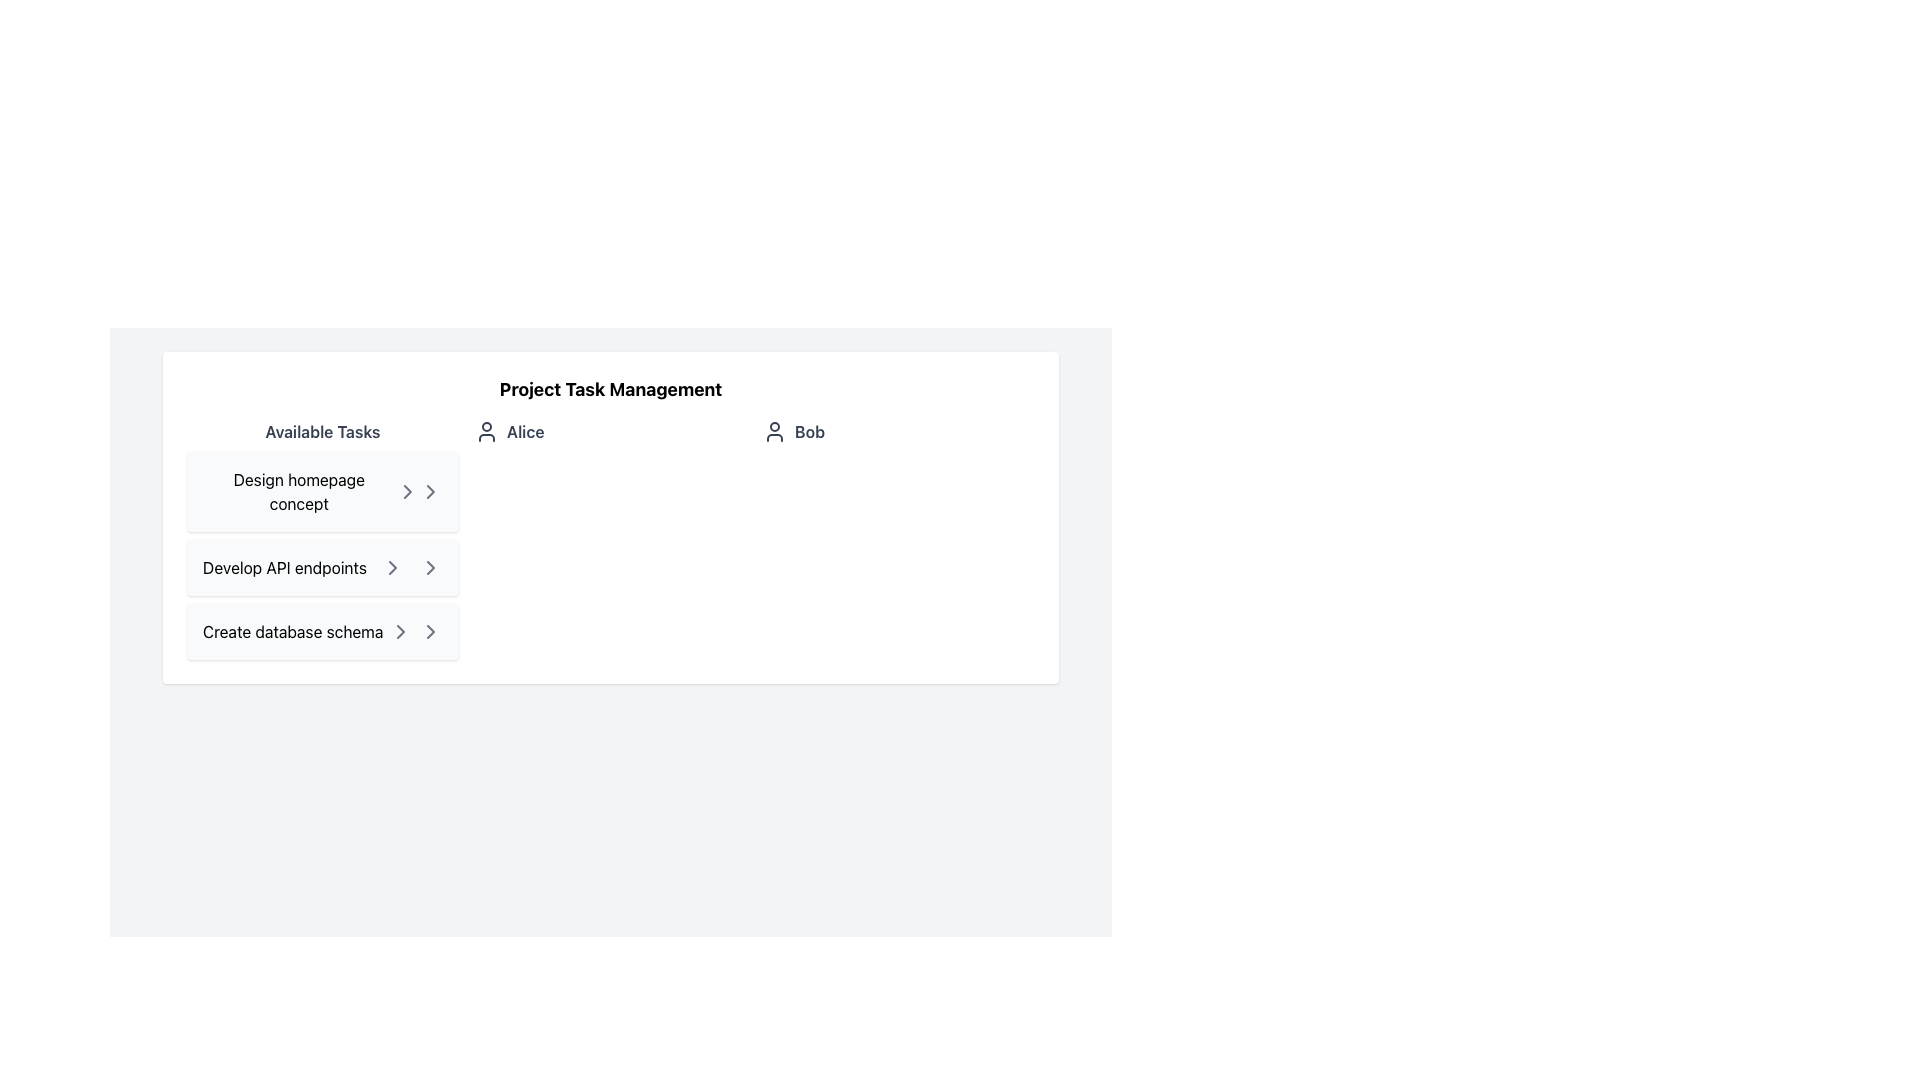  What do you see at coordinates (430, 567) in the screenshot?
I see `the rightward-pointing gray chevron icon located at the end of the 'Develop API endpoints' task row to change its color to green` at bounding box center [430, 567].